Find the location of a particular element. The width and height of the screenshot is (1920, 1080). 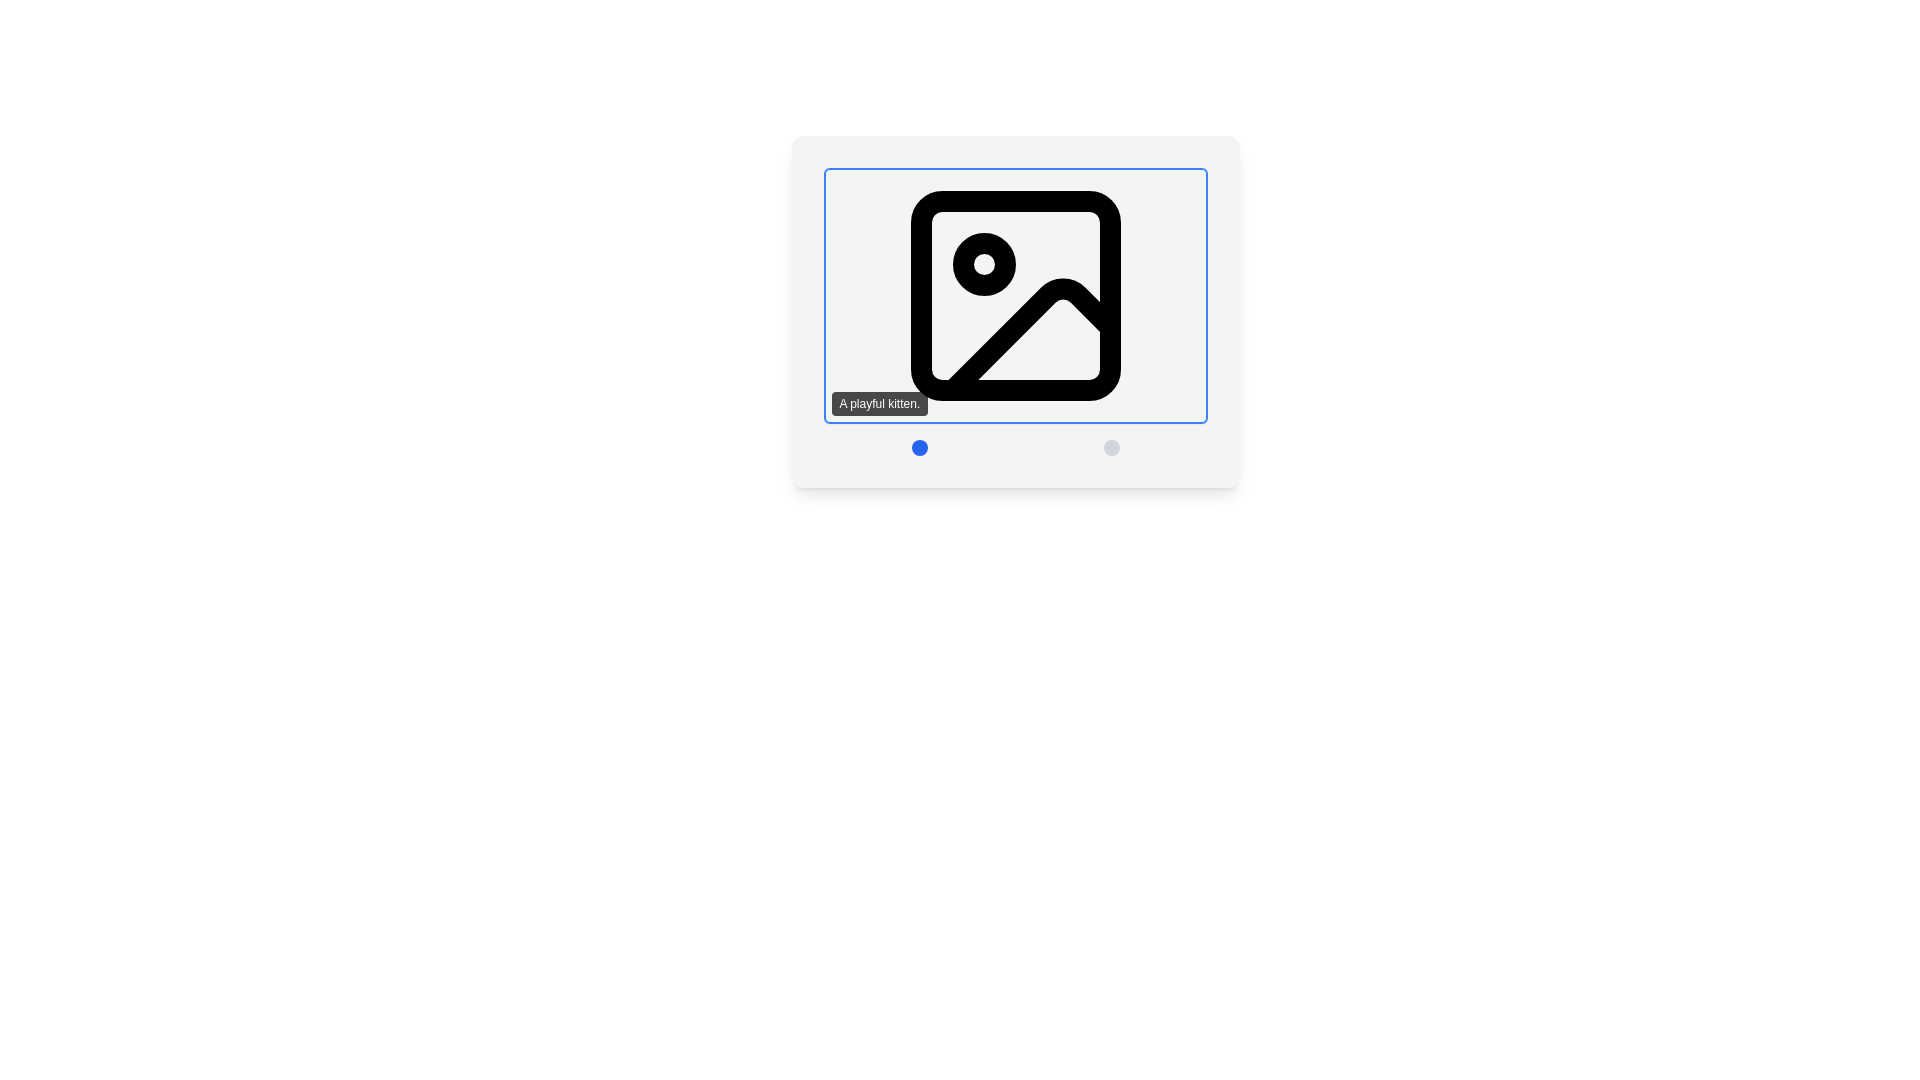

the image placeholder styled as a square icon with rounded corners, which includes a label reading 'A playful kitten.' positioned directly below it is located at coordinates (1015, 296).